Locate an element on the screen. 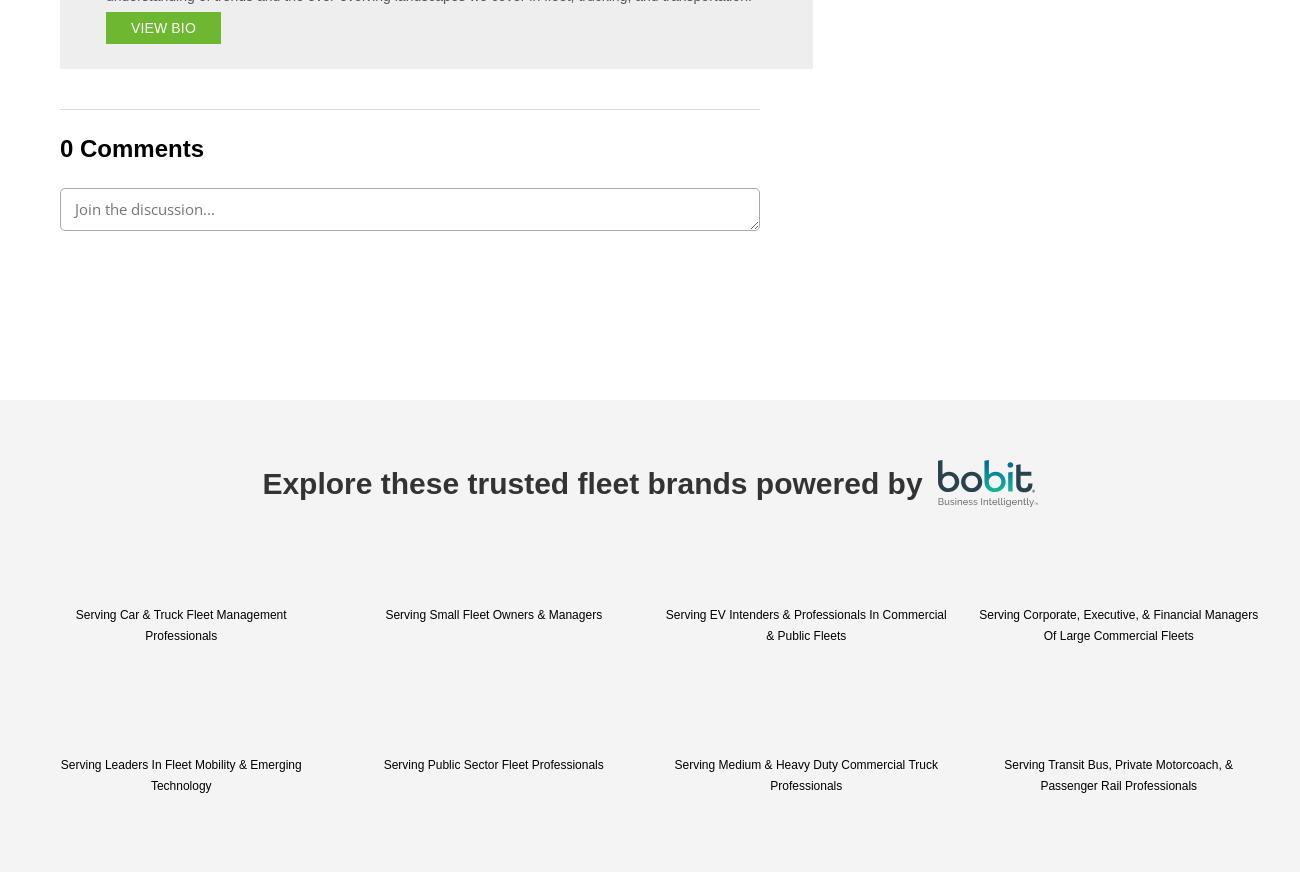 The width and height of the screenshot is (1300, 872). 'Serving Transit Bus, Private Motorcoach, & Passenger Rail Professionals' is located at coordinates (1117, 775).